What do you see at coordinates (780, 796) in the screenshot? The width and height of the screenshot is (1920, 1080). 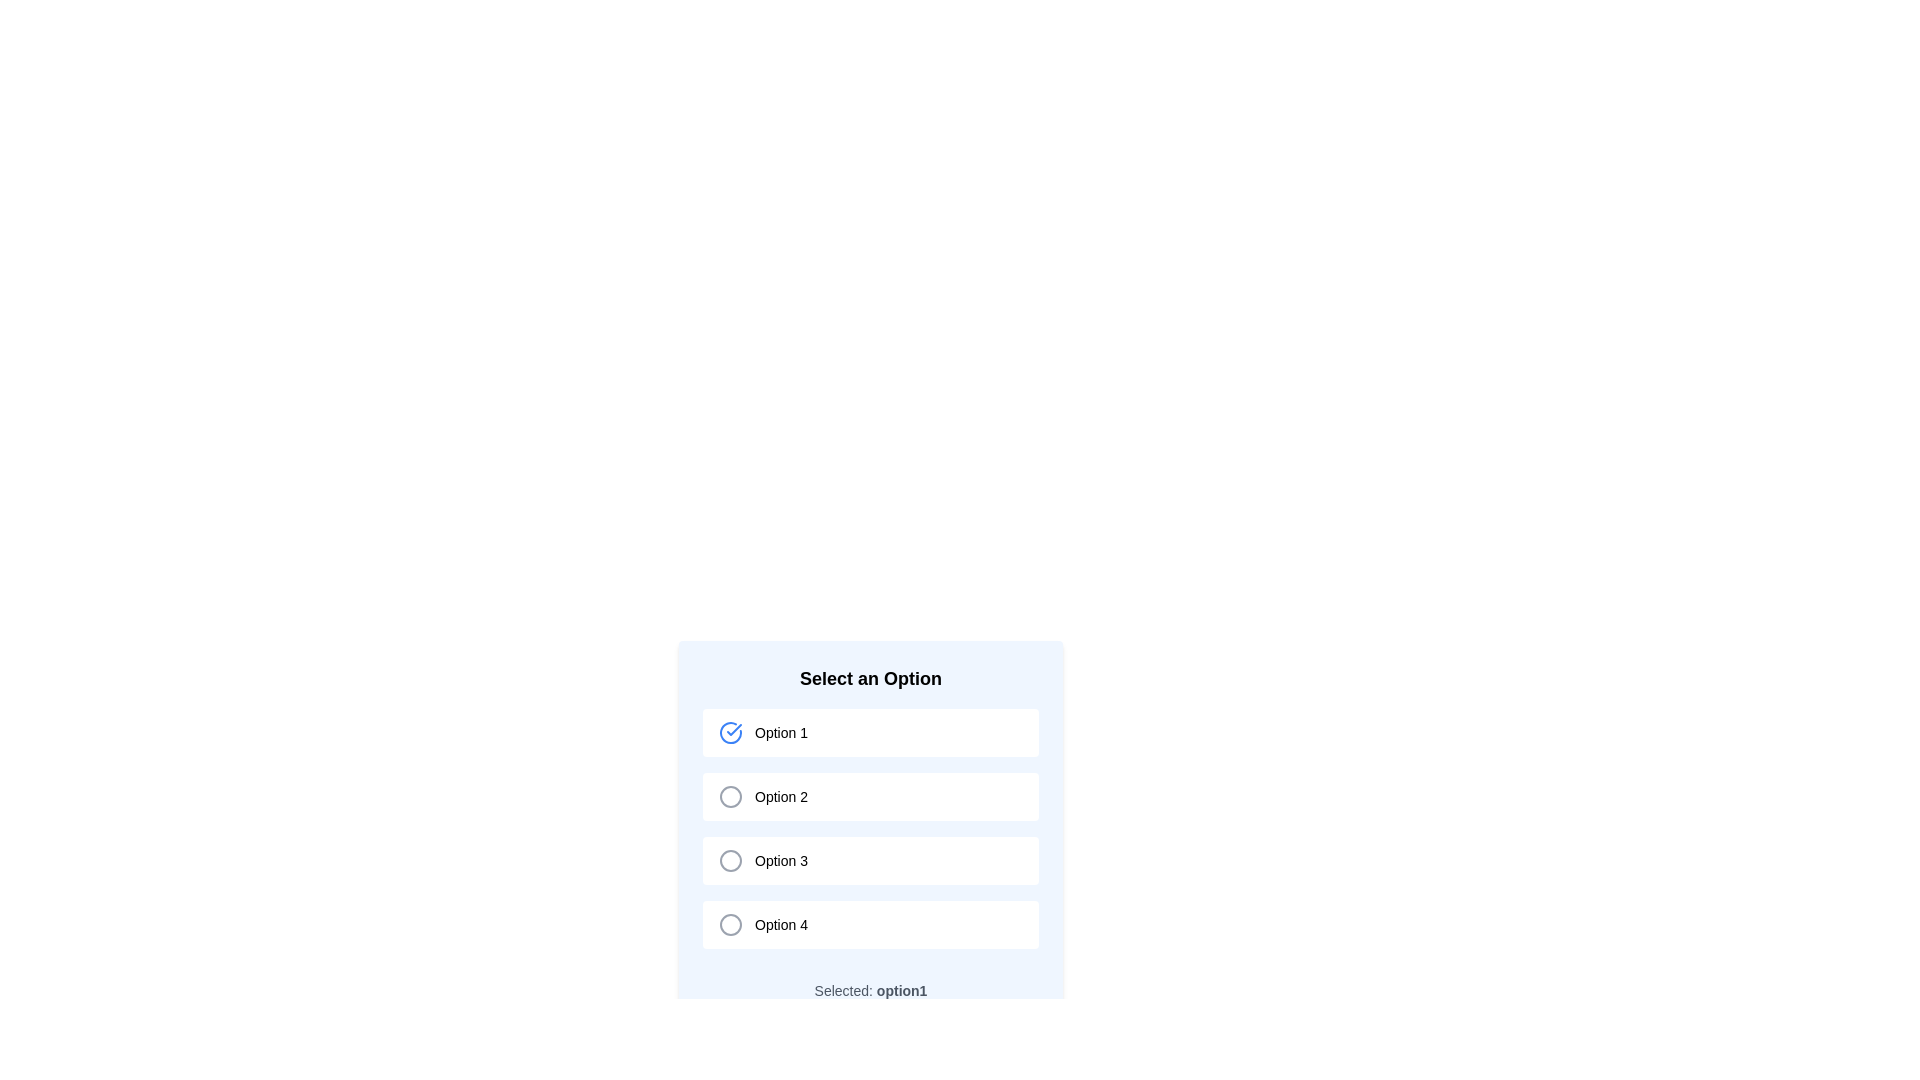 I see `the second selectable option label in the list, which is located directly below 'Option 1' and above 'Option 3'` at bounding box center [780, 796].